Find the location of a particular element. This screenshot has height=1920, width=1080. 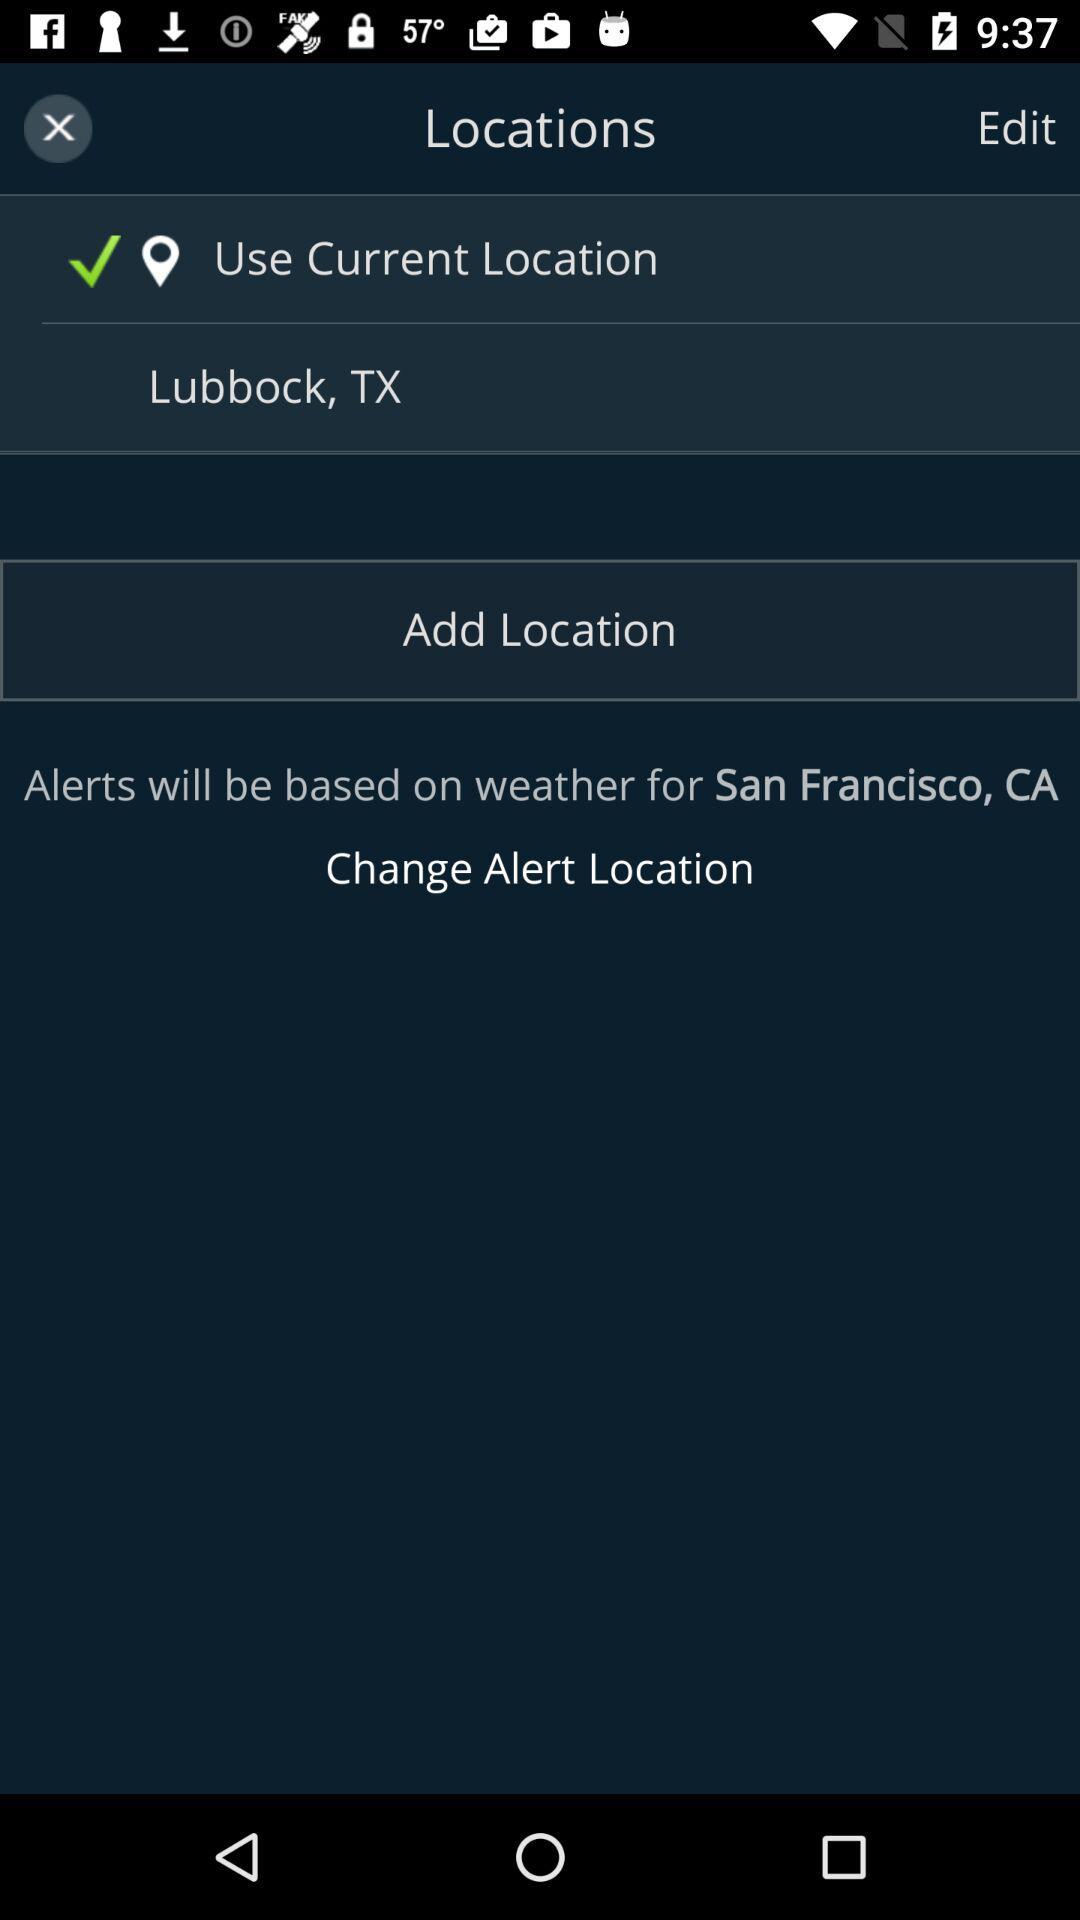

location icon is located at coordinates (159, 261).